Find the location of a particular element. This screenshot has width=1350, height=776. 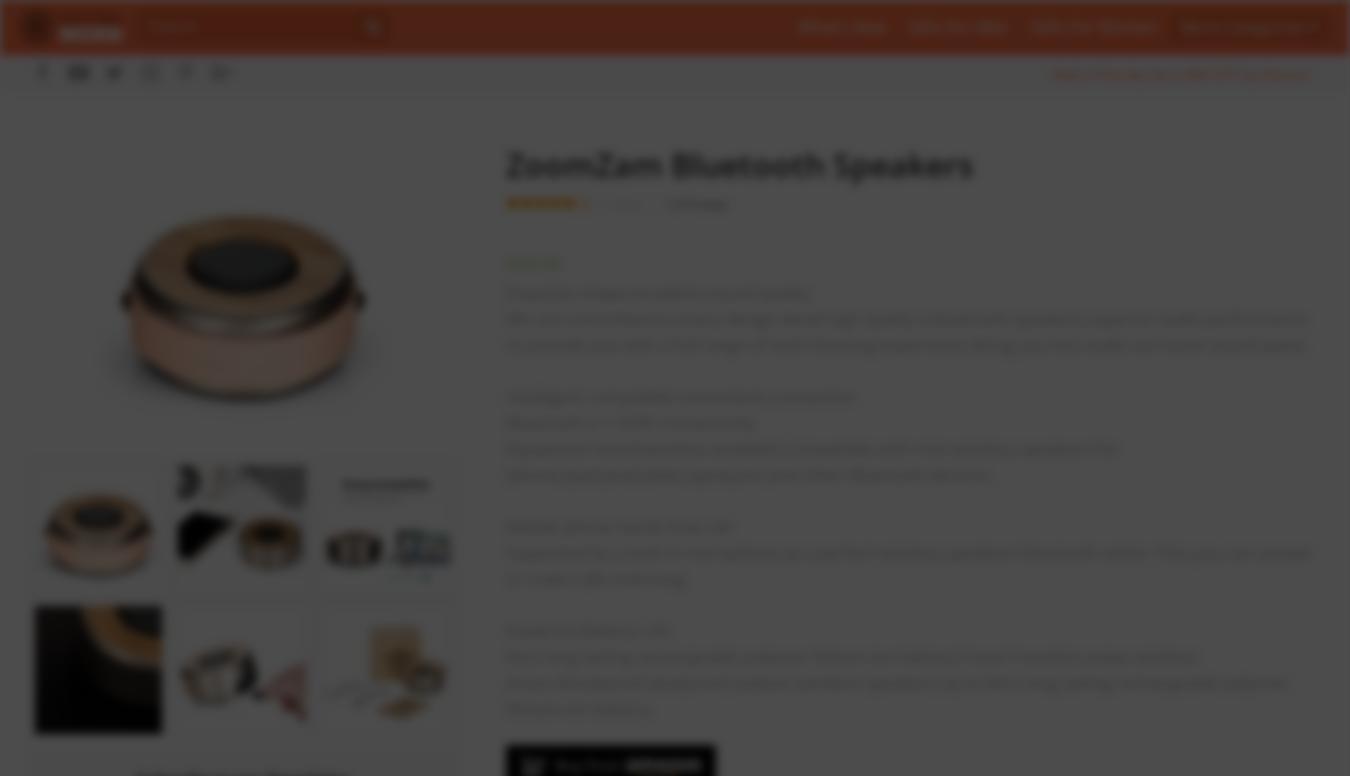

'Mobile phone hands-free call' is located at coordinates (617, 526).